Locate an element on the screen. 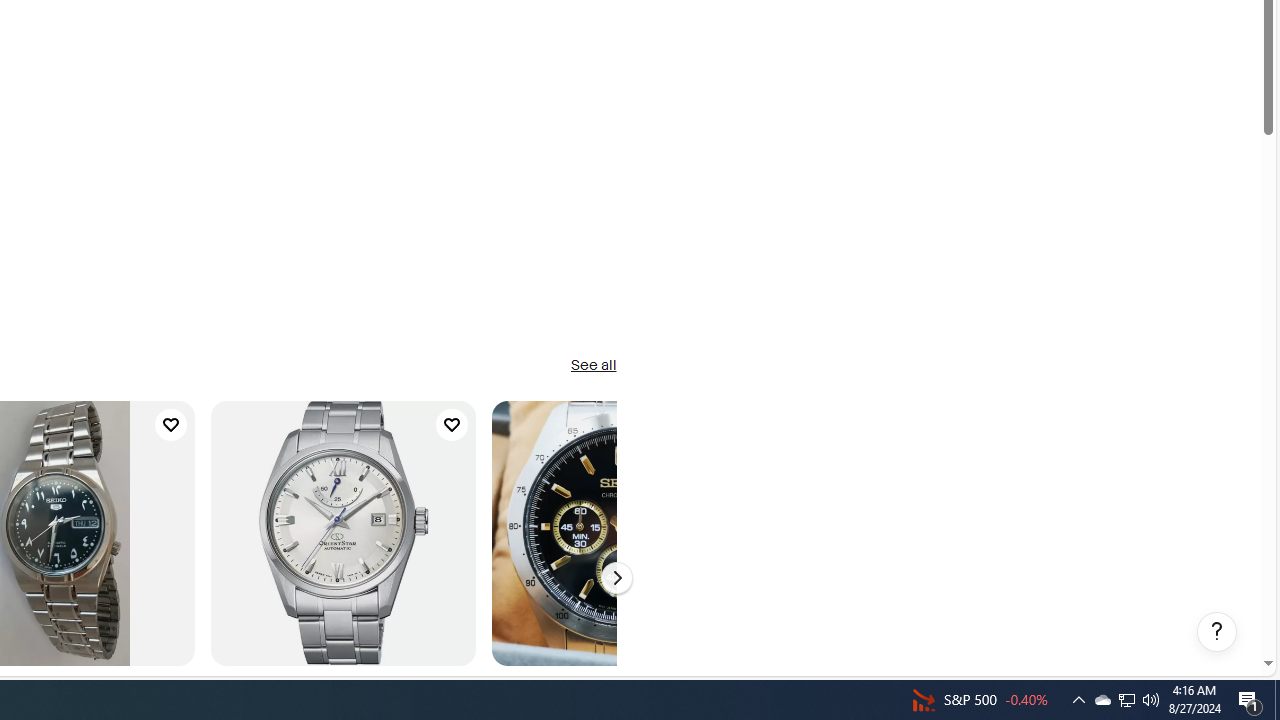 The width and height of the screenshot is (1280, 720). 'See all' is located at coordinates (592, 366).